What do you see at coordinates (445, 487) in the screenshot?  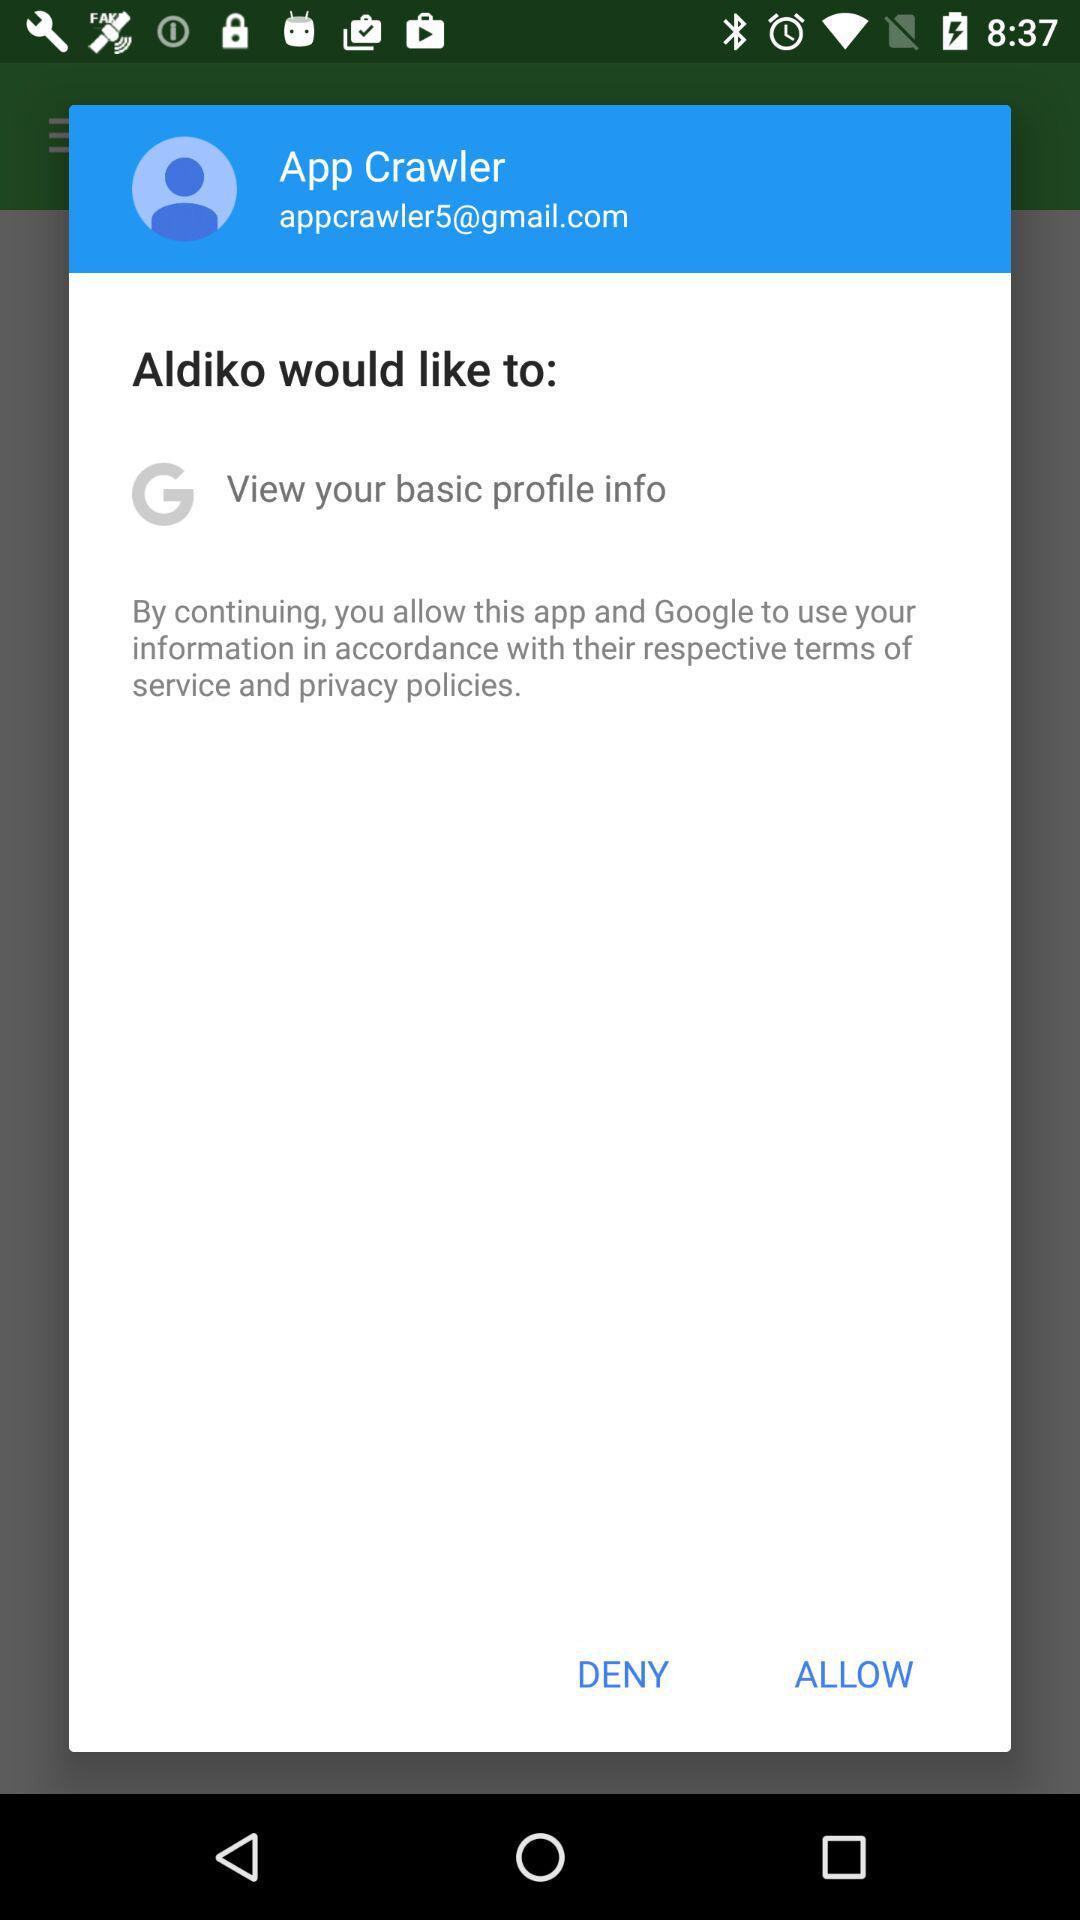 I see `app below the aldiko would like item` at bounding box center [445, 487].